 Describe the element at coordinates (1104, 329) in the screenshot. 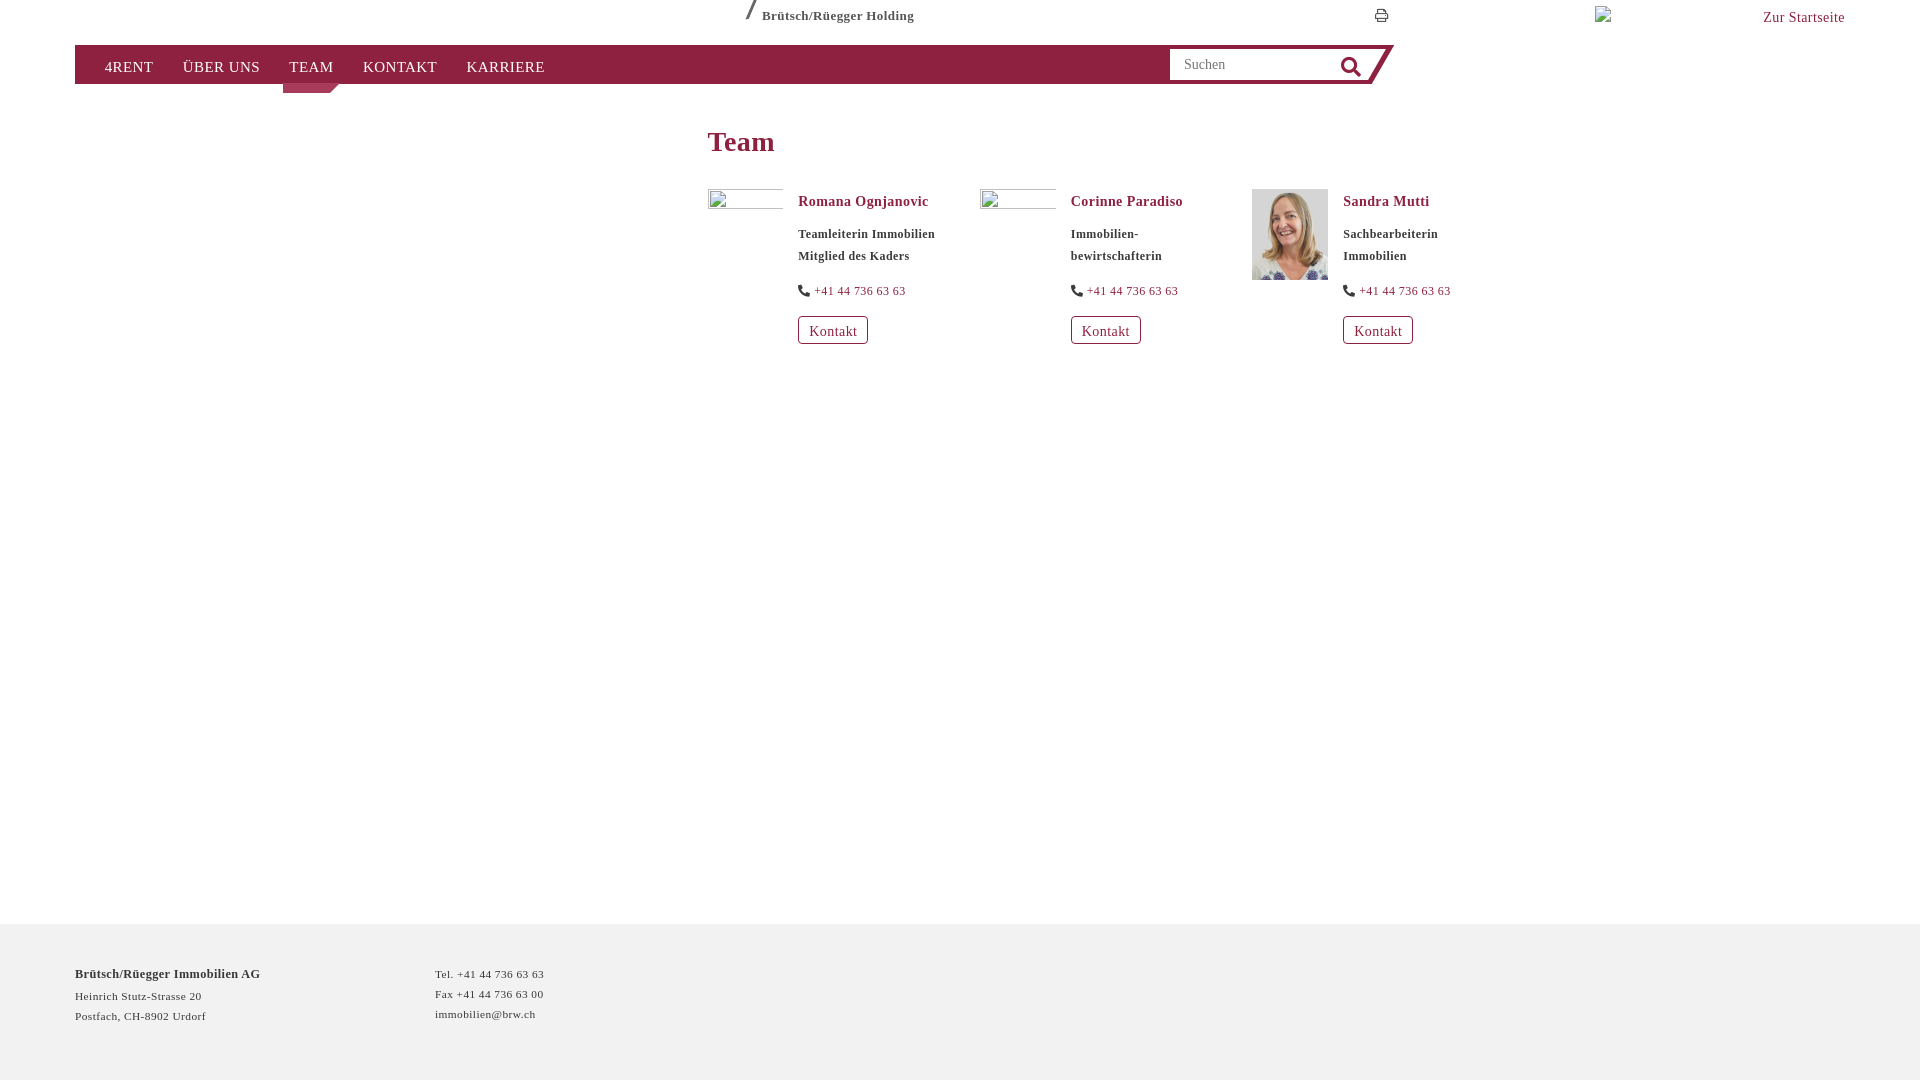

I see `'Kontakt'` at that location.